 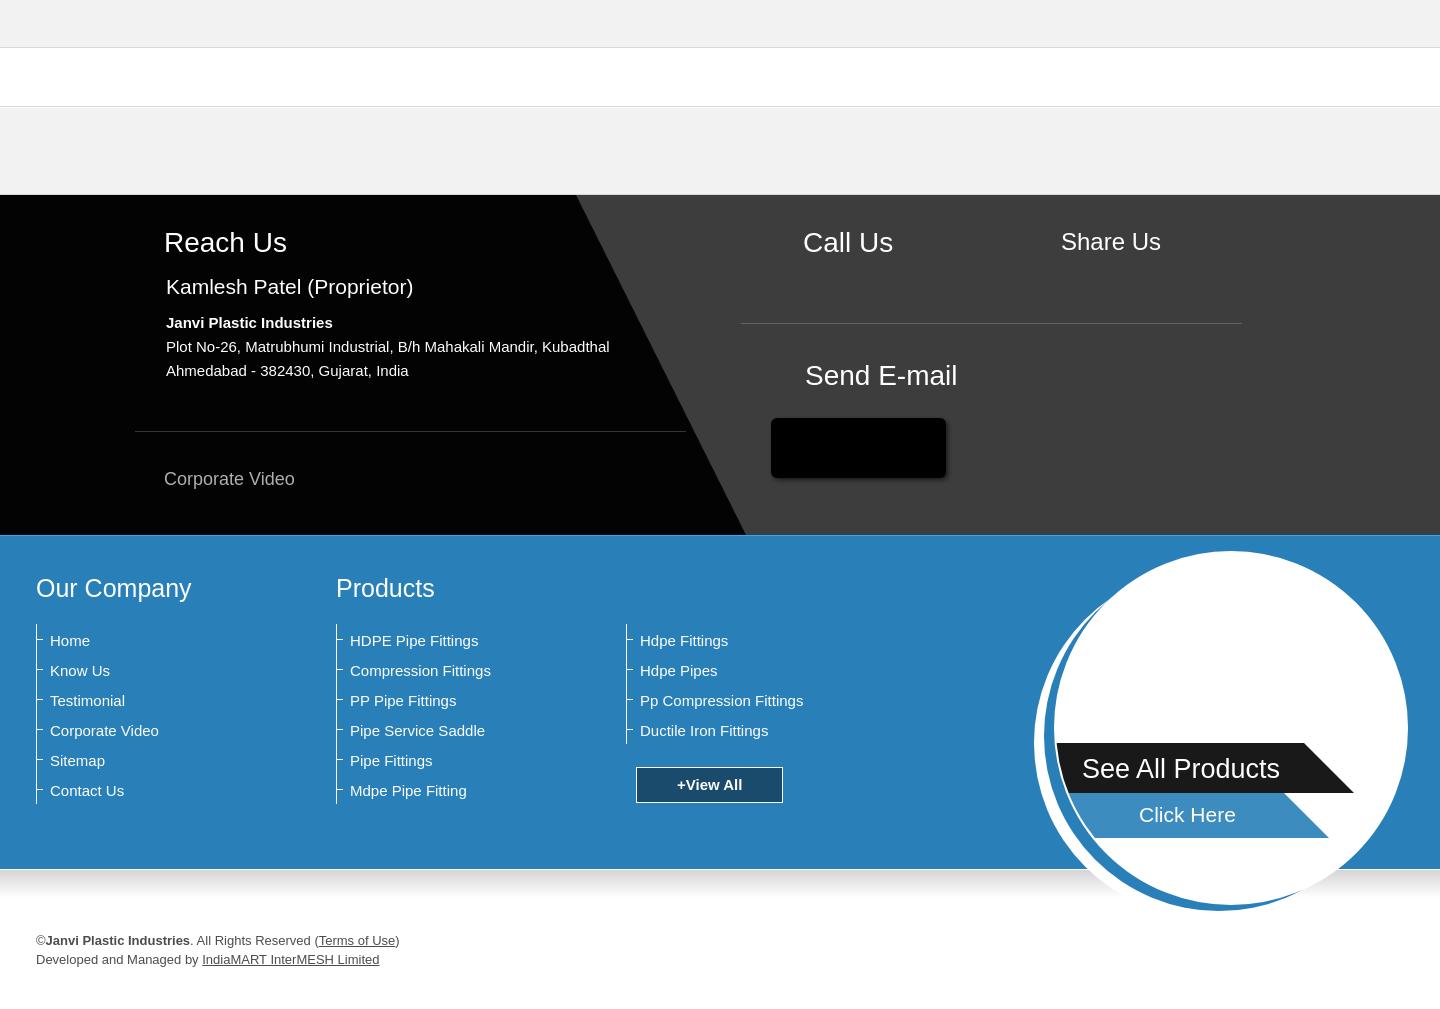 I want to click on 'Pipe Fittings', so click(x=389, y=760).